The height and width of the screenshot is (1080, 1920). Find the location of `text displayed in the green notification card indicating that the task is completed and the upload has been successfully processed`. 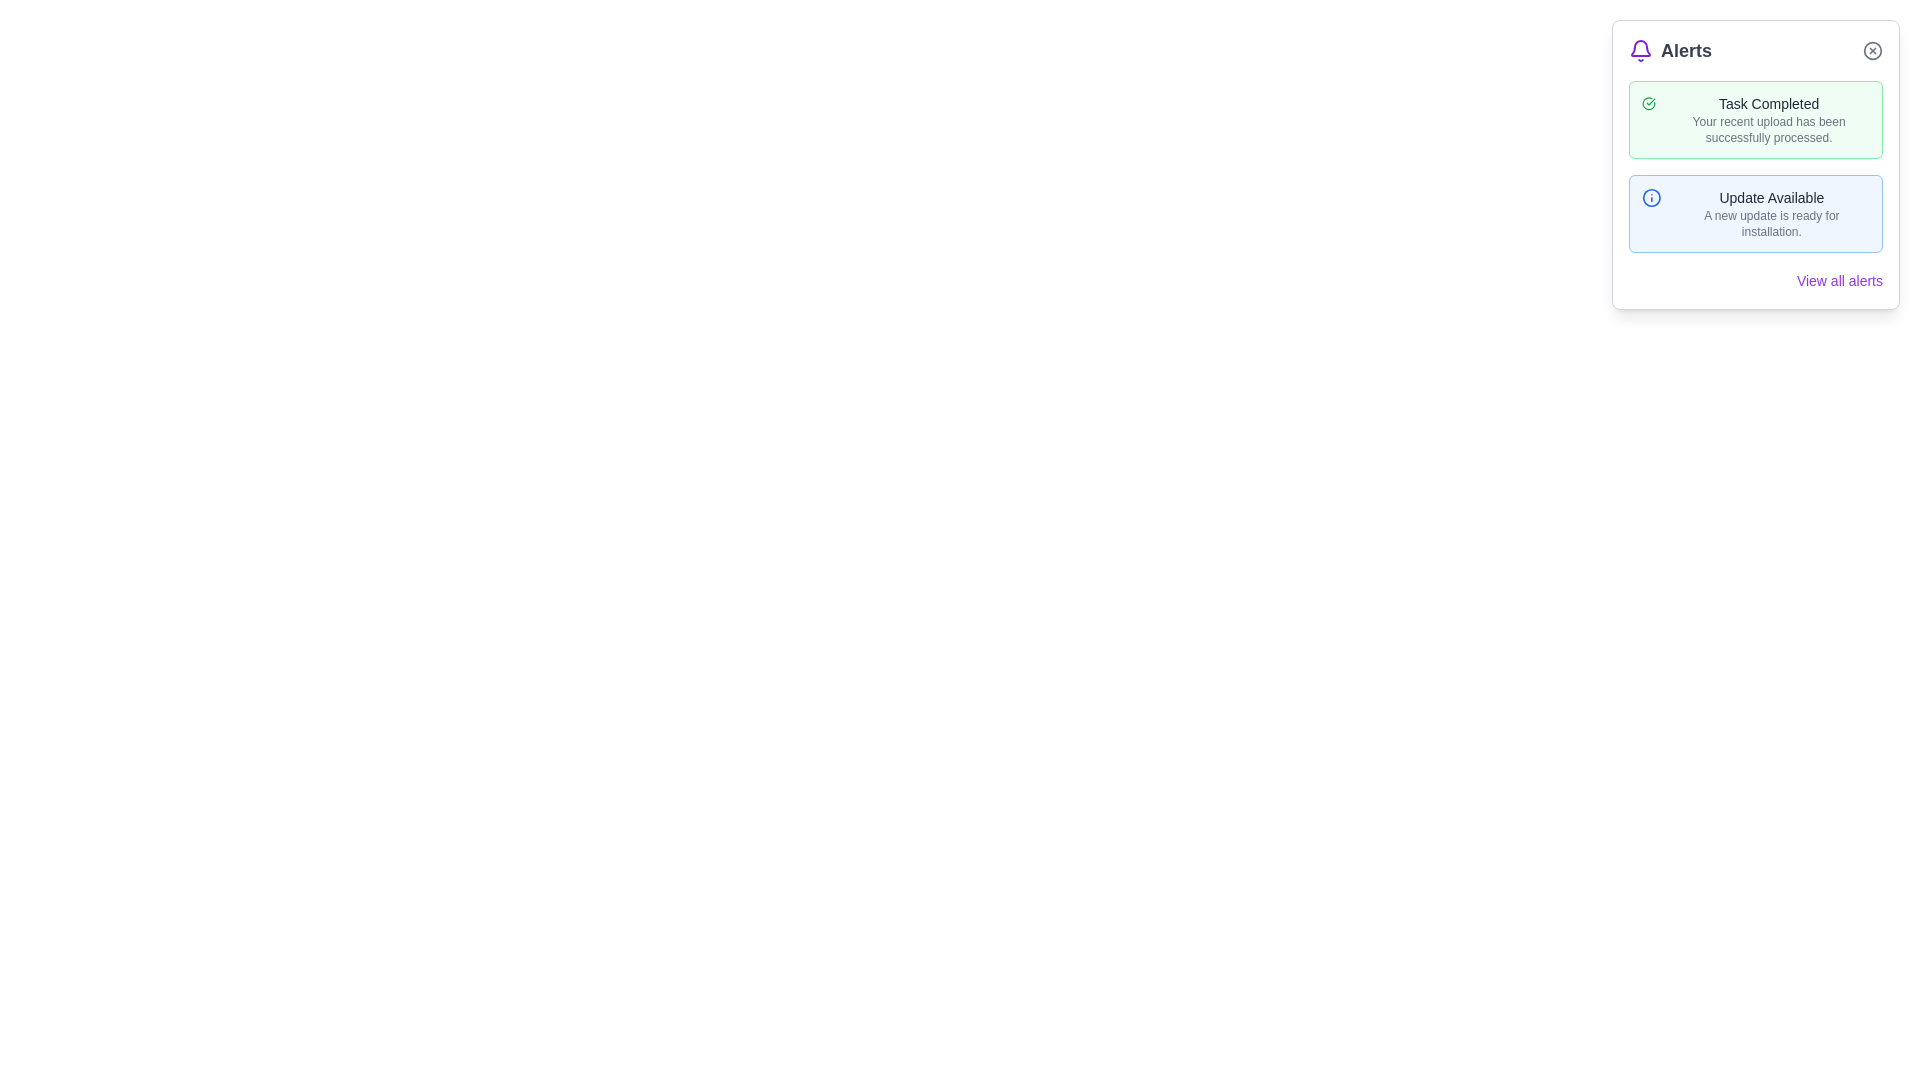

text displayed in the green notification card indicating that the task is completed and the upload has been successfully processed is located at coordinates (1769, 119).